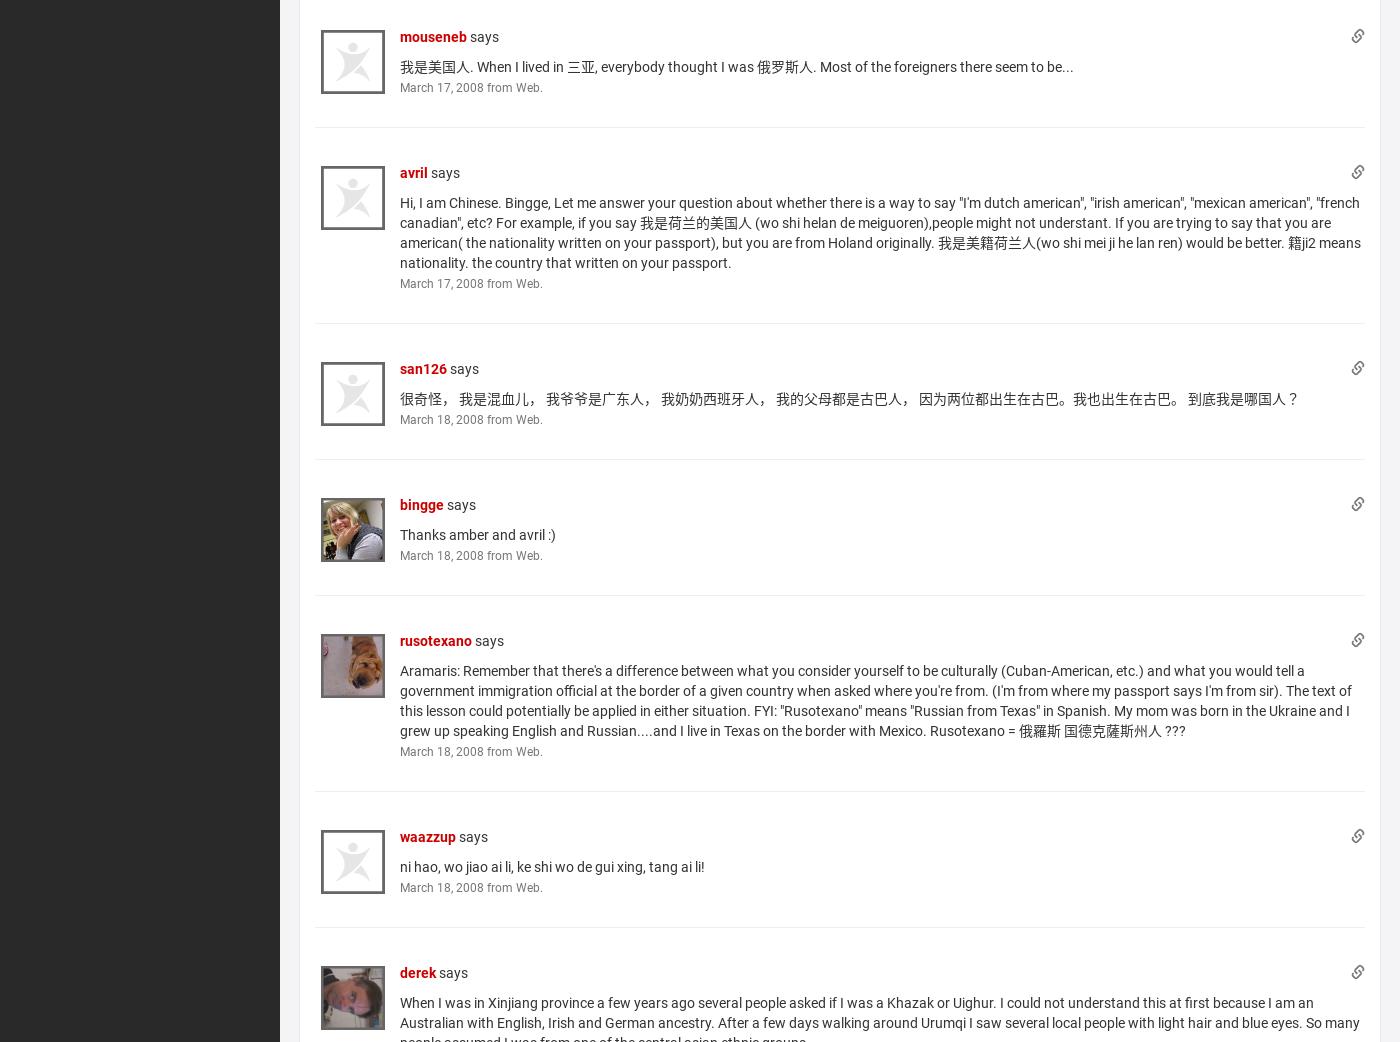  I want to click on 'san126', so click(423, 367).